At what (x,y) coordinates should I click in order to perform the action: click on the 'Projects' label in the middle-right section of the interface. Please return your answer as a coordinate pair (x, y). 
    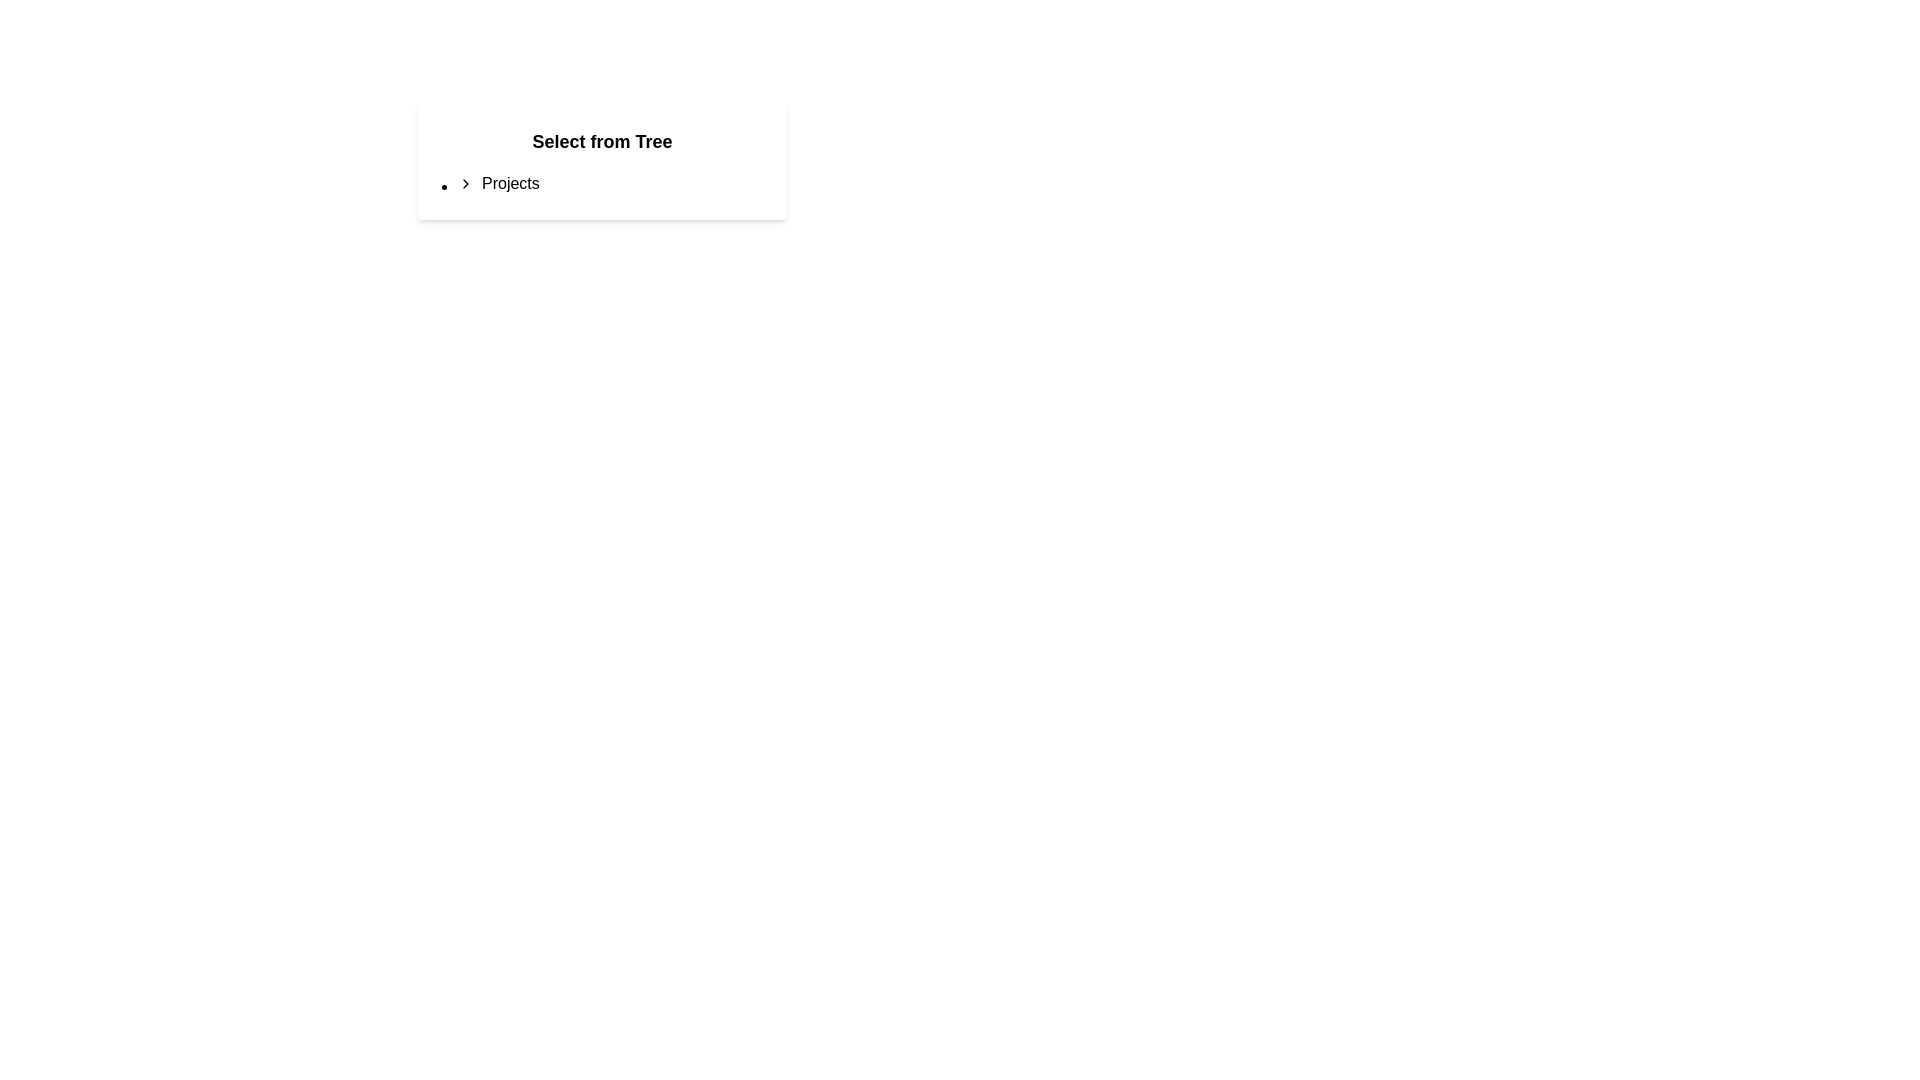
    Looking at the image, I should click on (510, 184).